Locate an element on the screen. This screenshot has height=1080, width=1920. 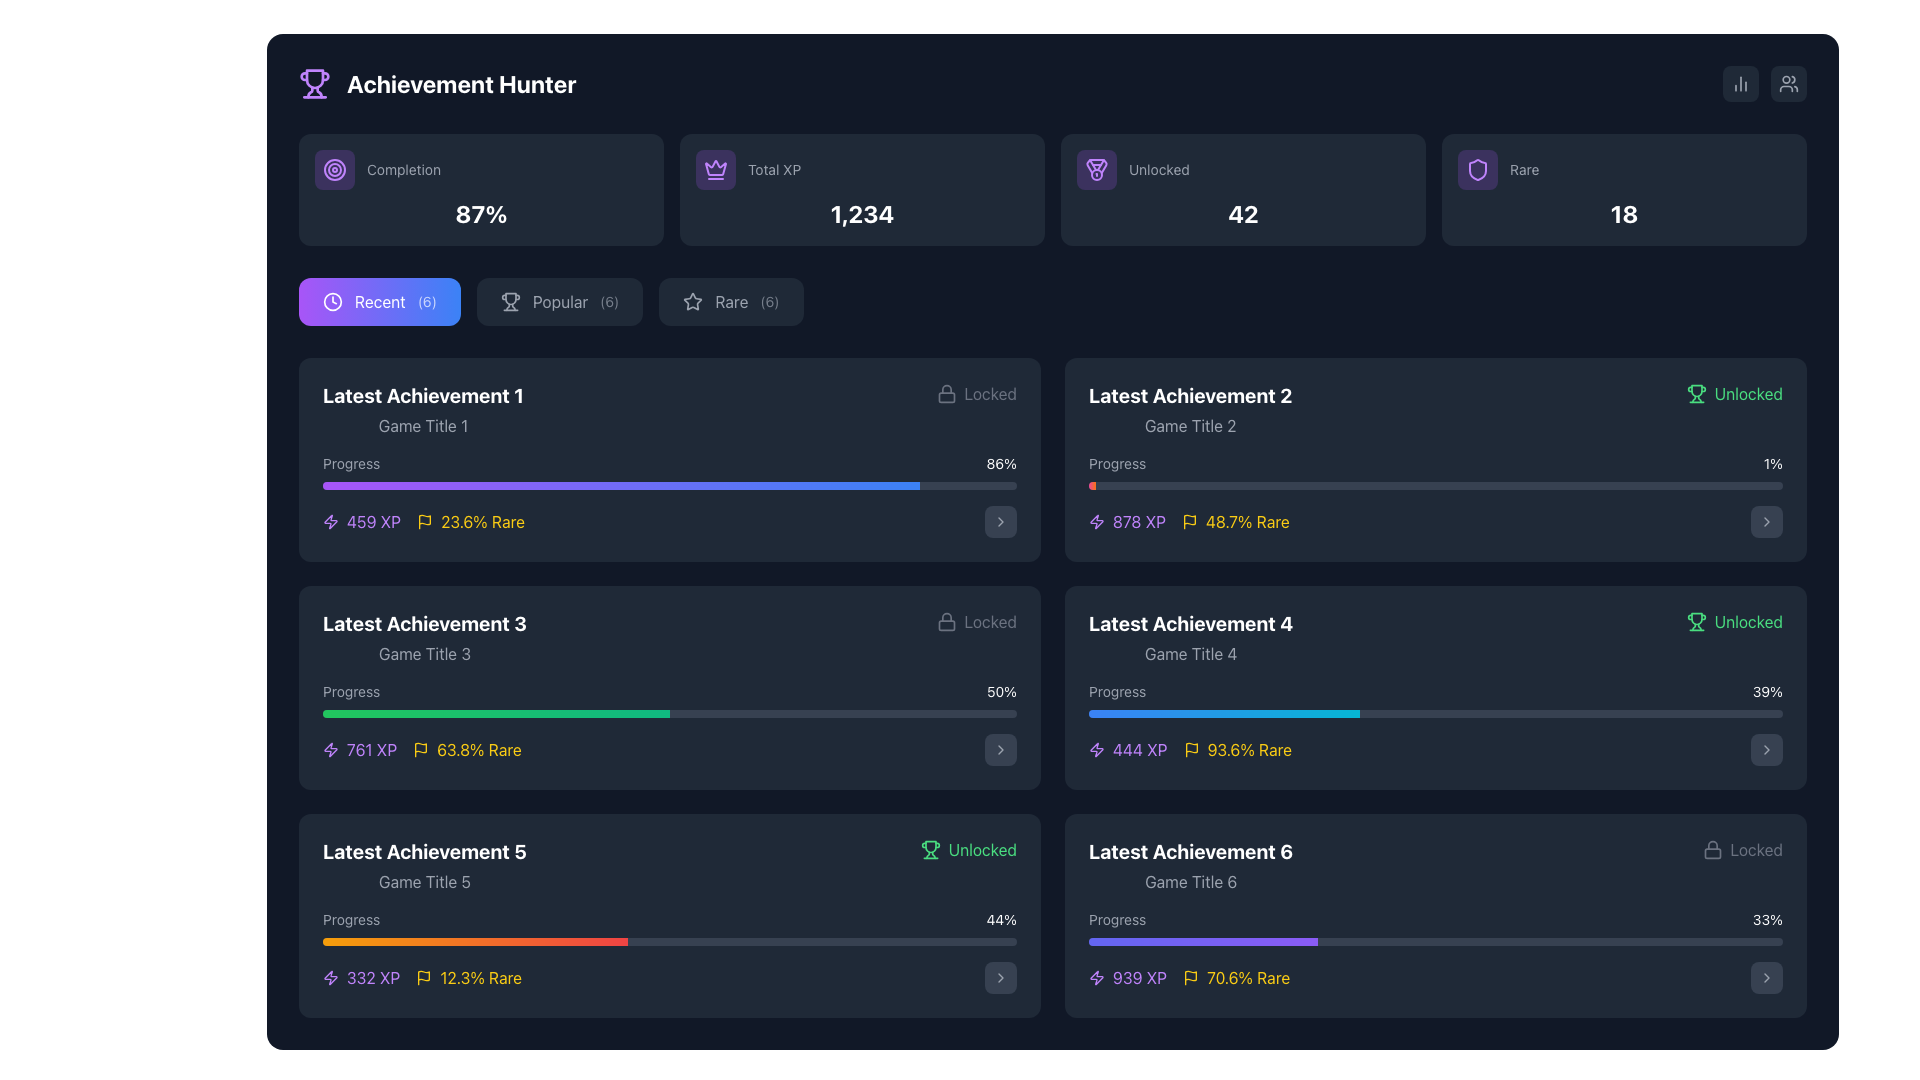
the purple lightning bolt icon representing energy or experience, located to the left of the '878 XP' text is located at coordinates (1096, 520).